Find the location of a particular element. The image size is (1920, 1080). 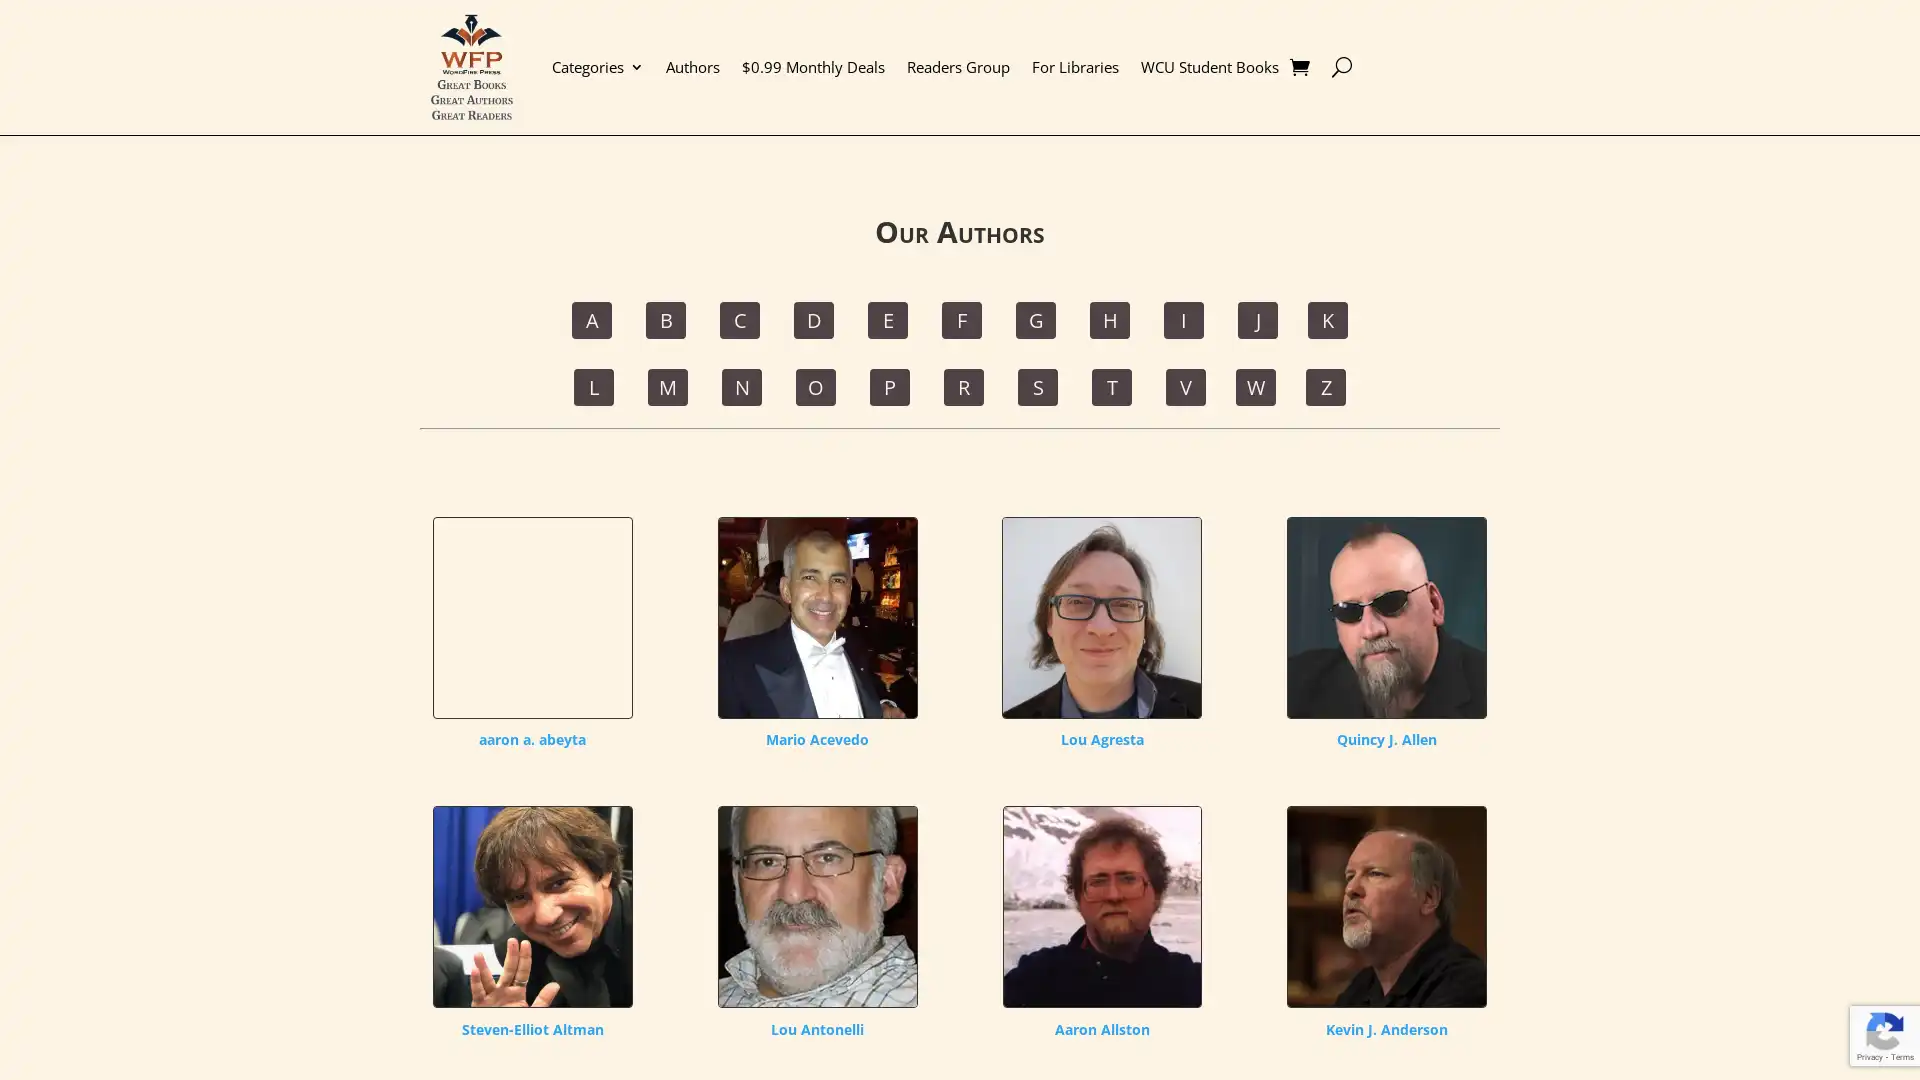

H is located at coordinates (1108, 318).